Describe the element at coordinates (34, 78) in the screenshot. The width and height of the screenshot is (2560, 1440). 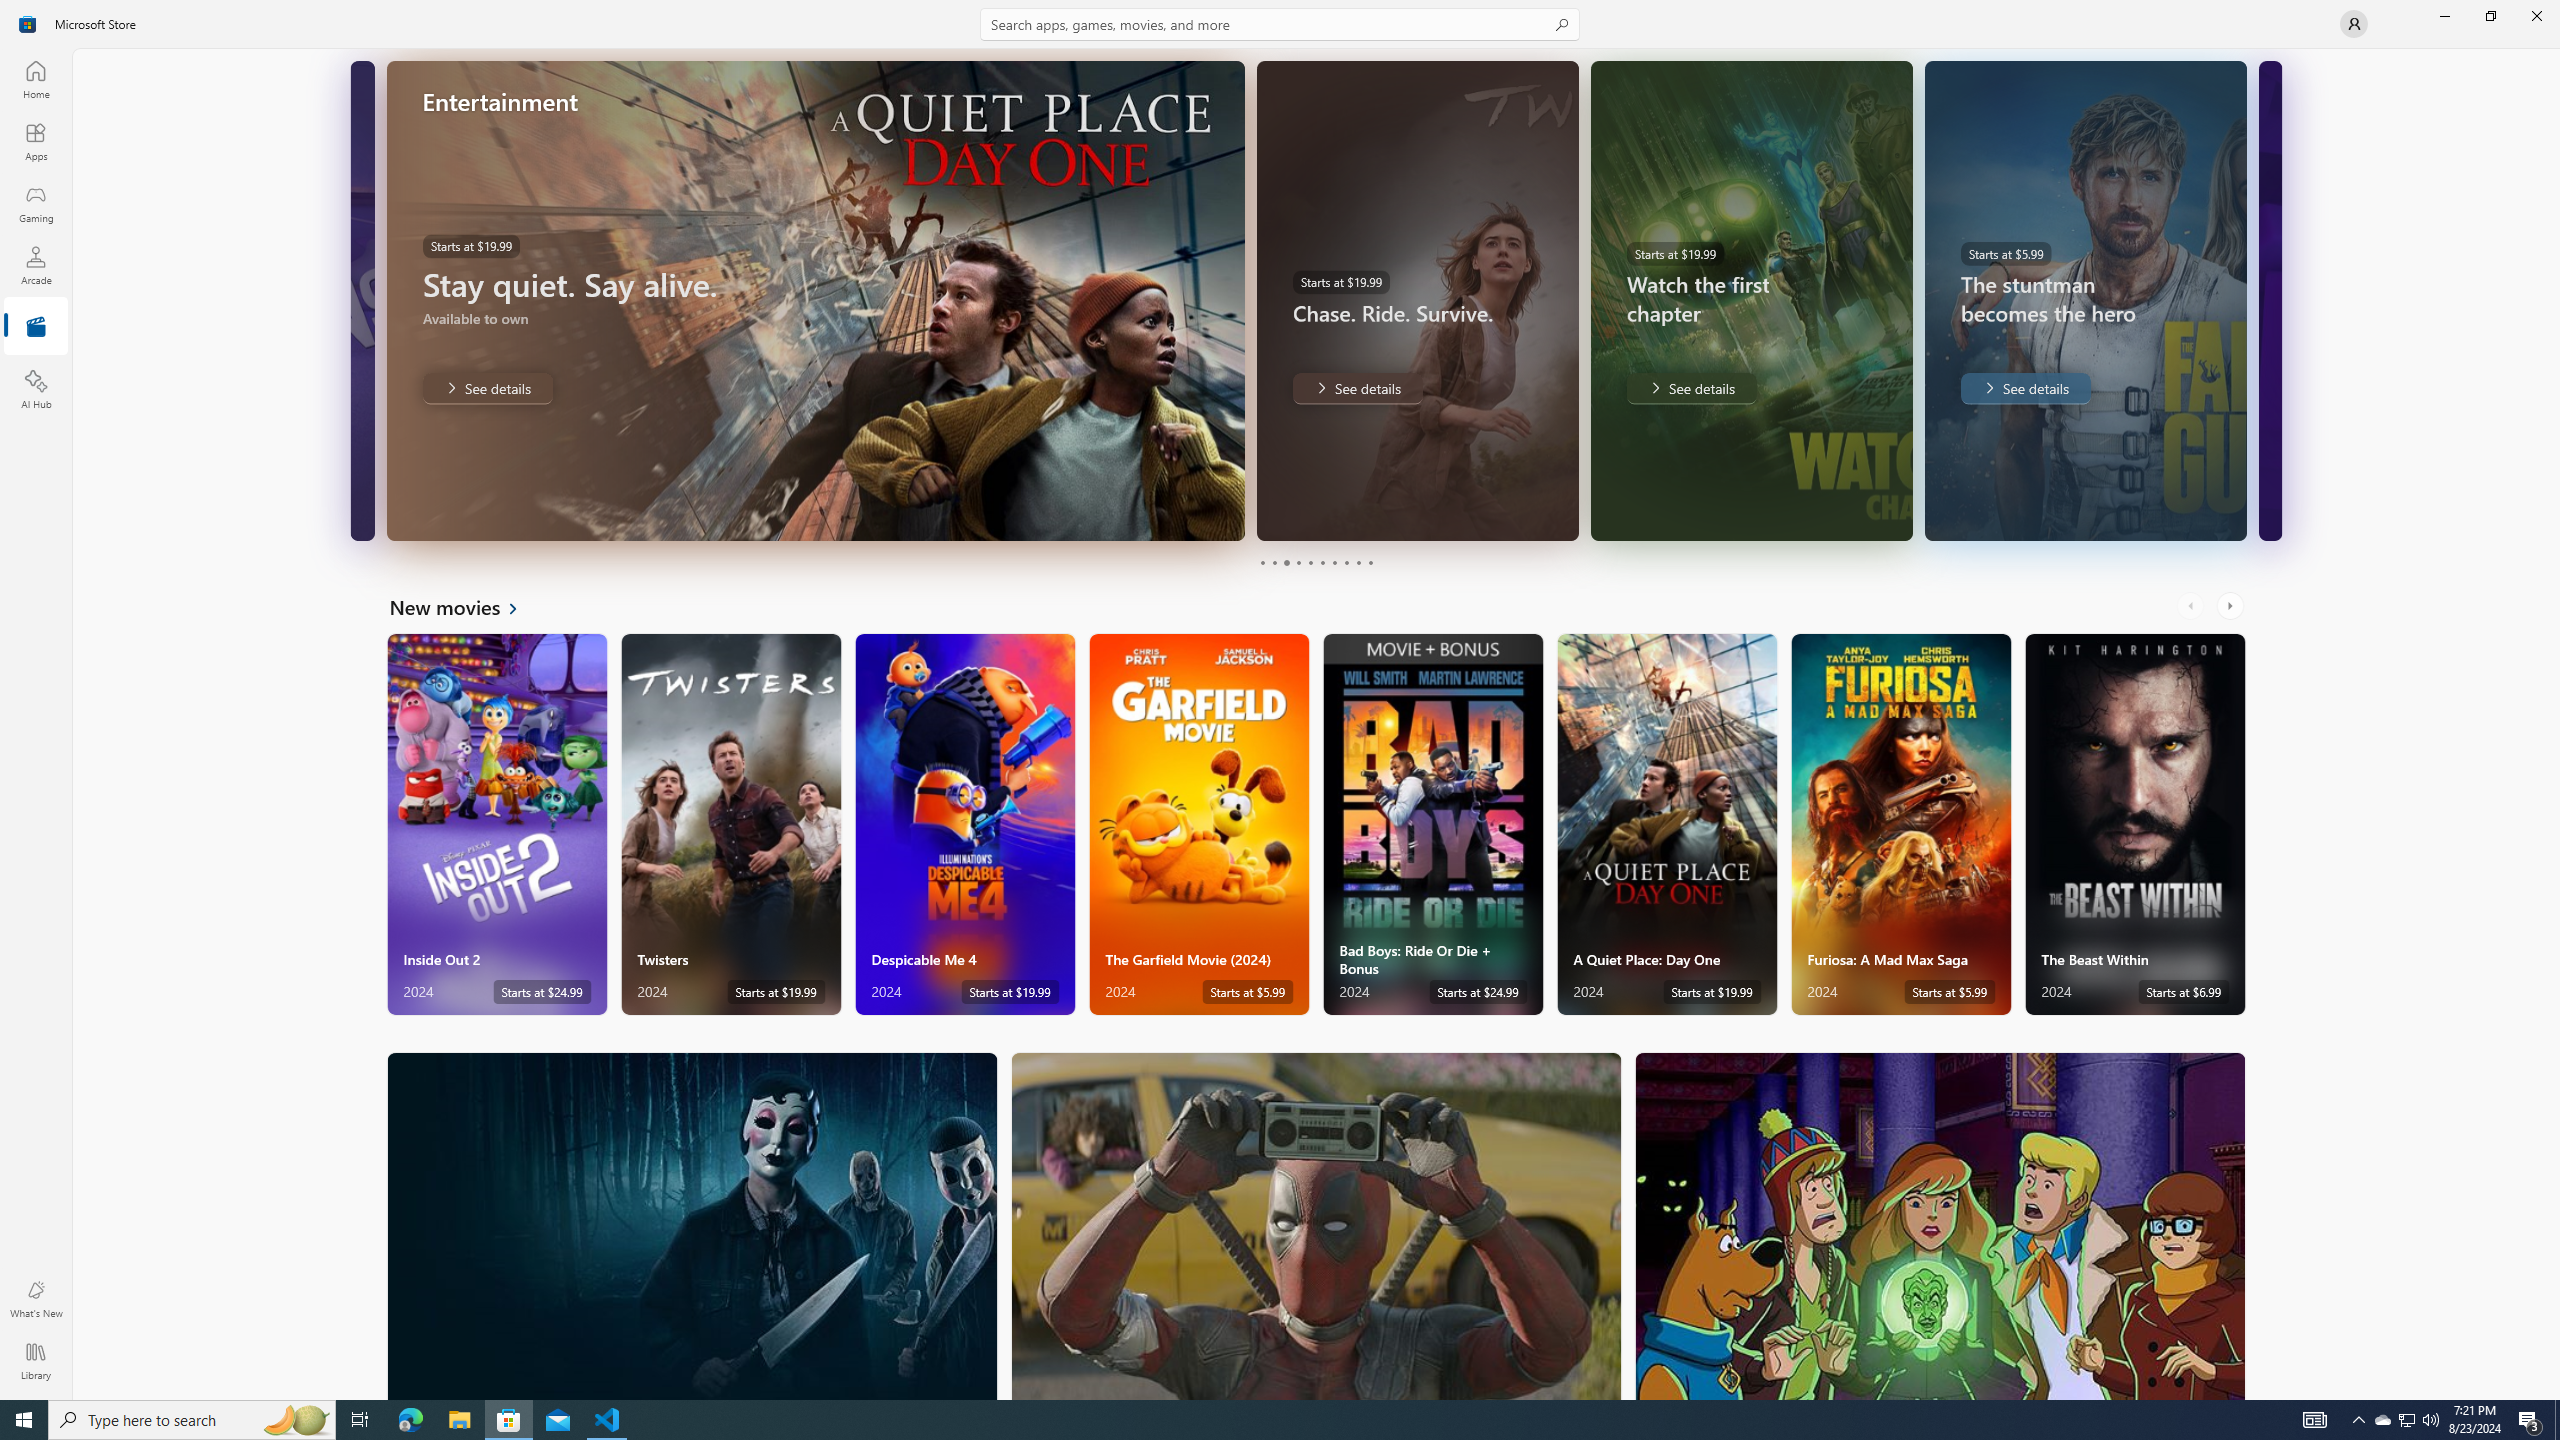
I see `'Home'` at that location.